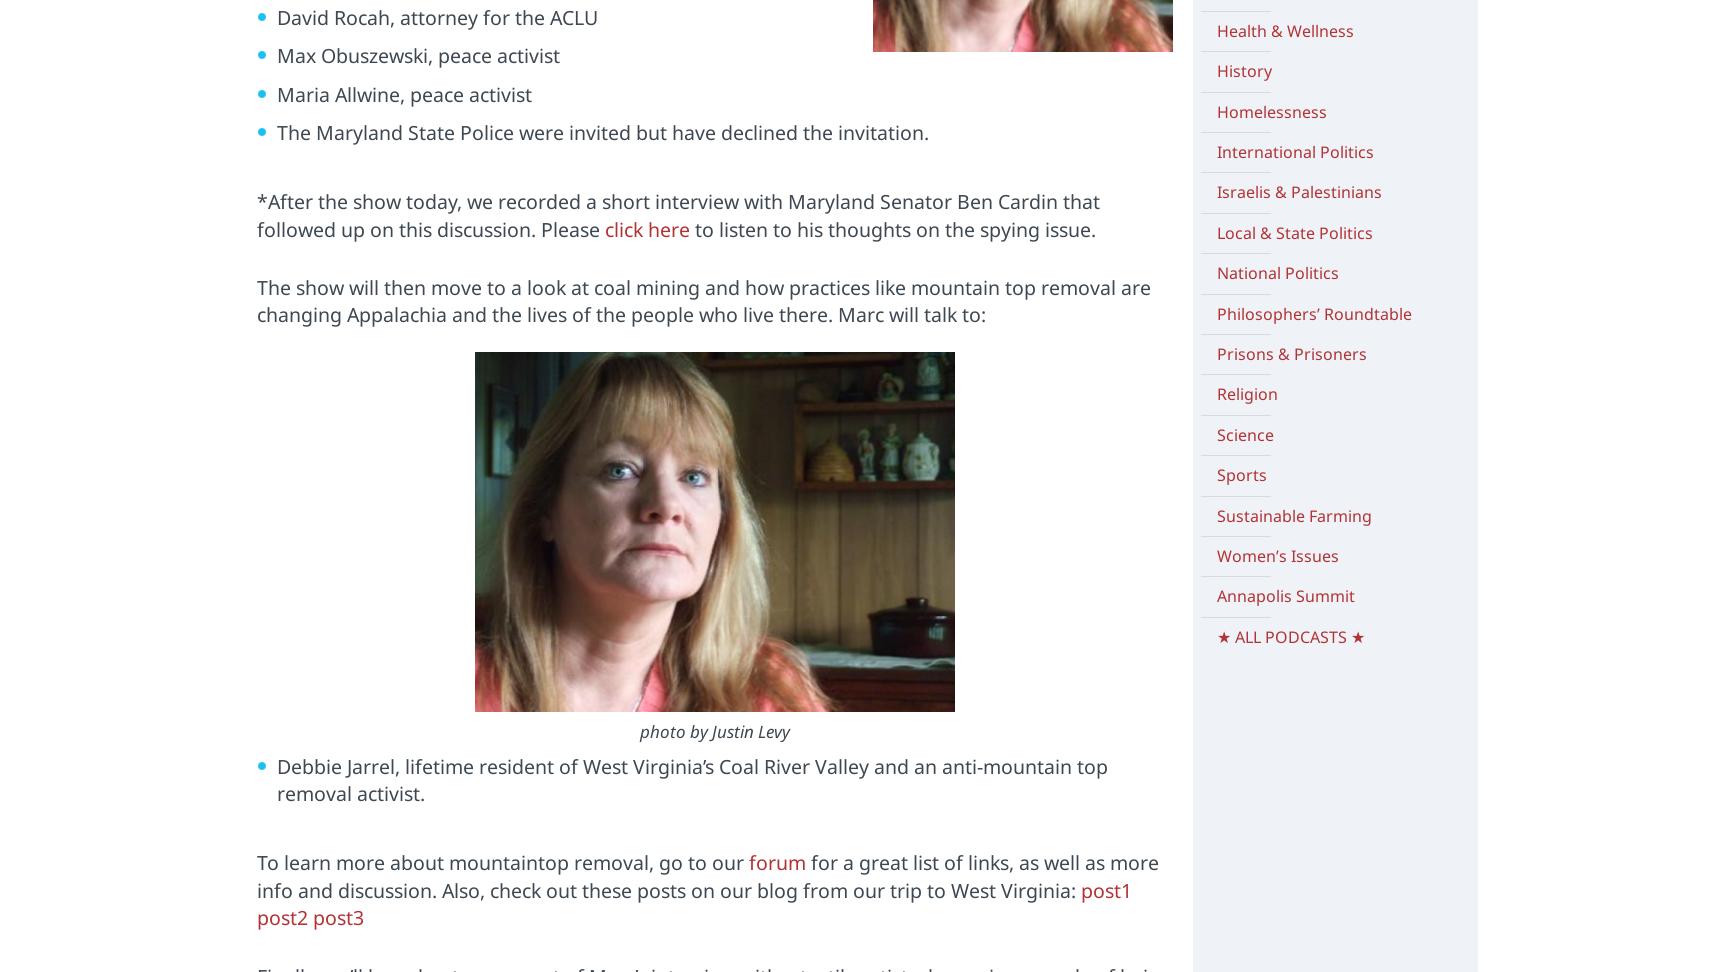 Image resolution: width=1716 pixels, height=972 pixels. I want to click on 'Sustainable Farming', so click(1215, 514).